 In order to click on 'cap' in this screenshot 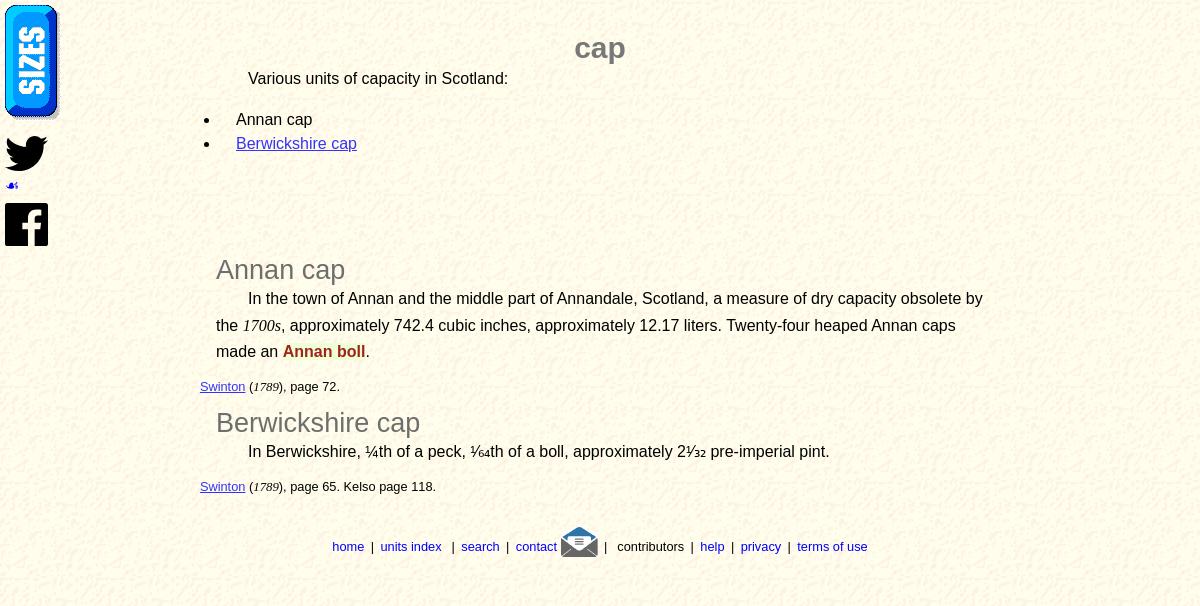, I will do `click(572, 46)`.